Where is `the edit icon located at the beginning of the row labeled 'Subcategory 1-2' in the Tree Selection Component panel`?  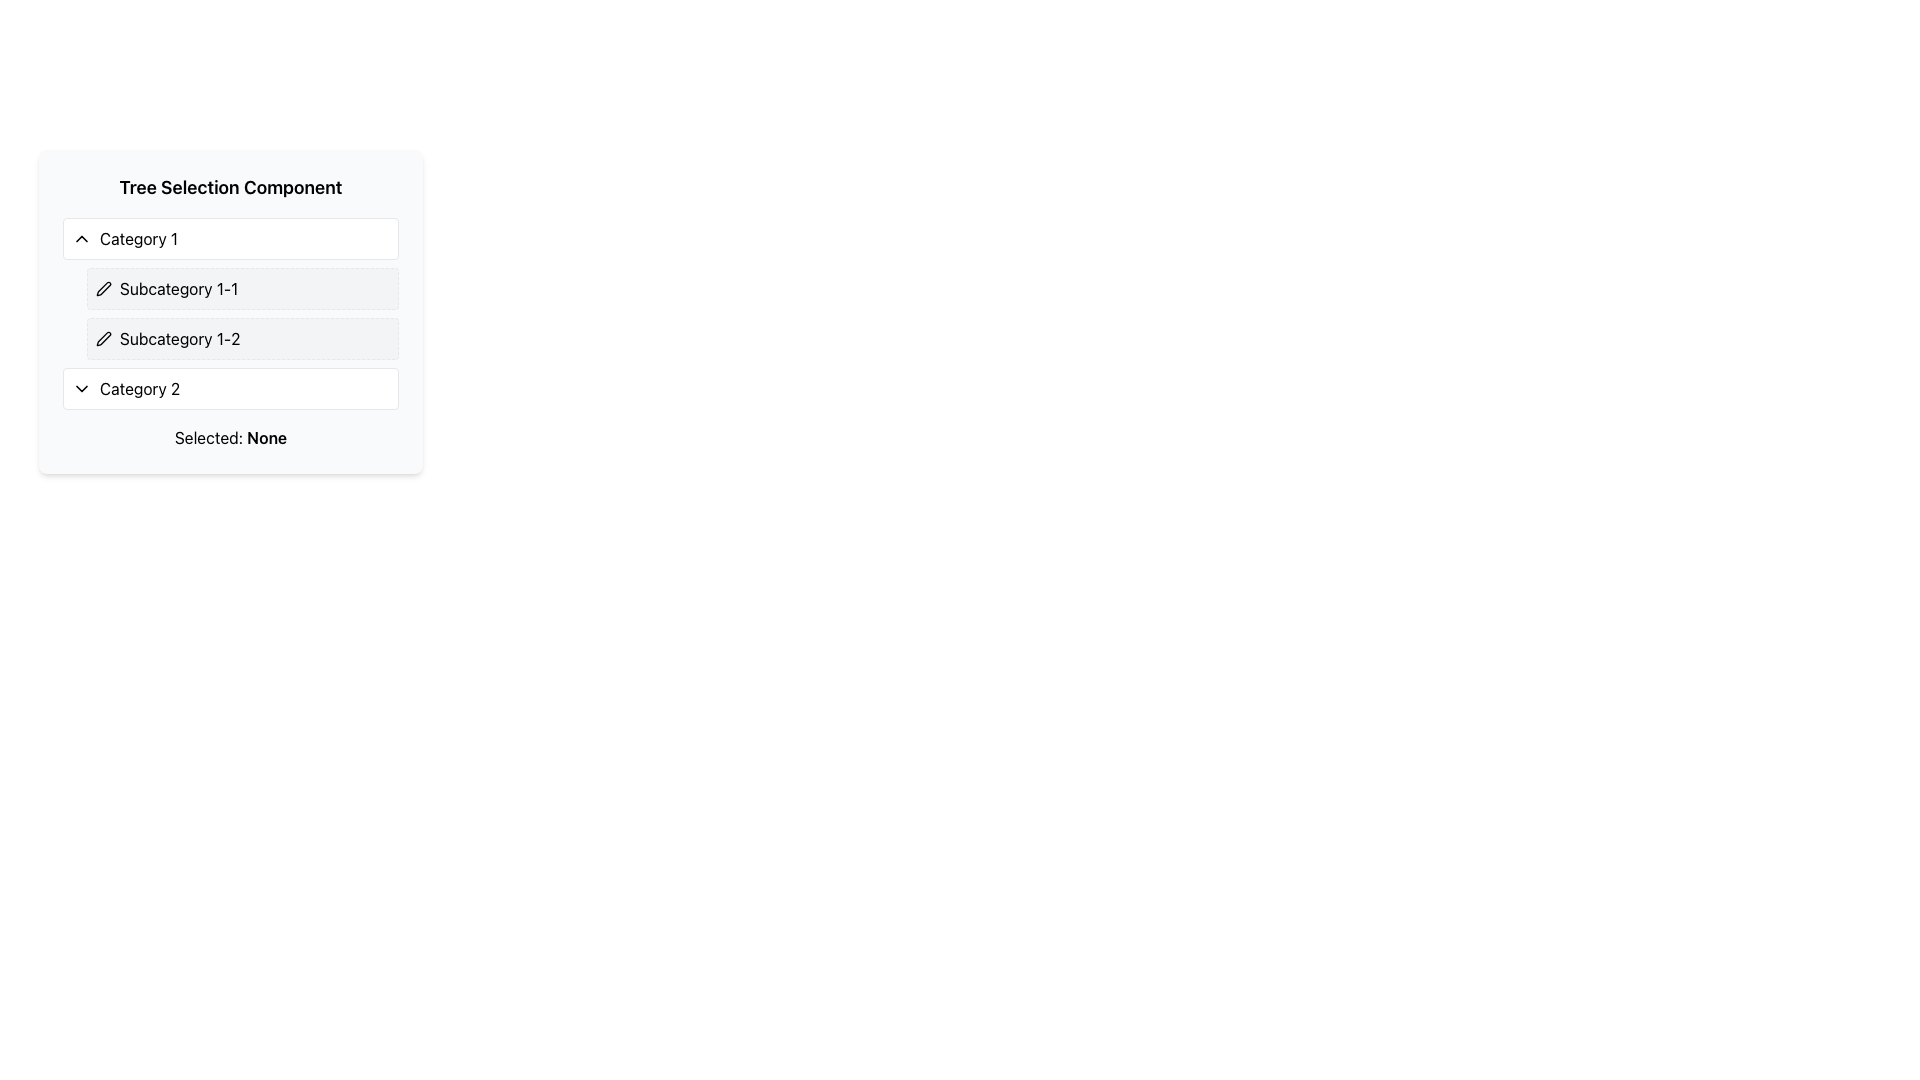
the edit icon located at the beginning of the row labeled 'Subcategory 1-2' in the Tree Selection Component panel is located at coordinates (103, 338).